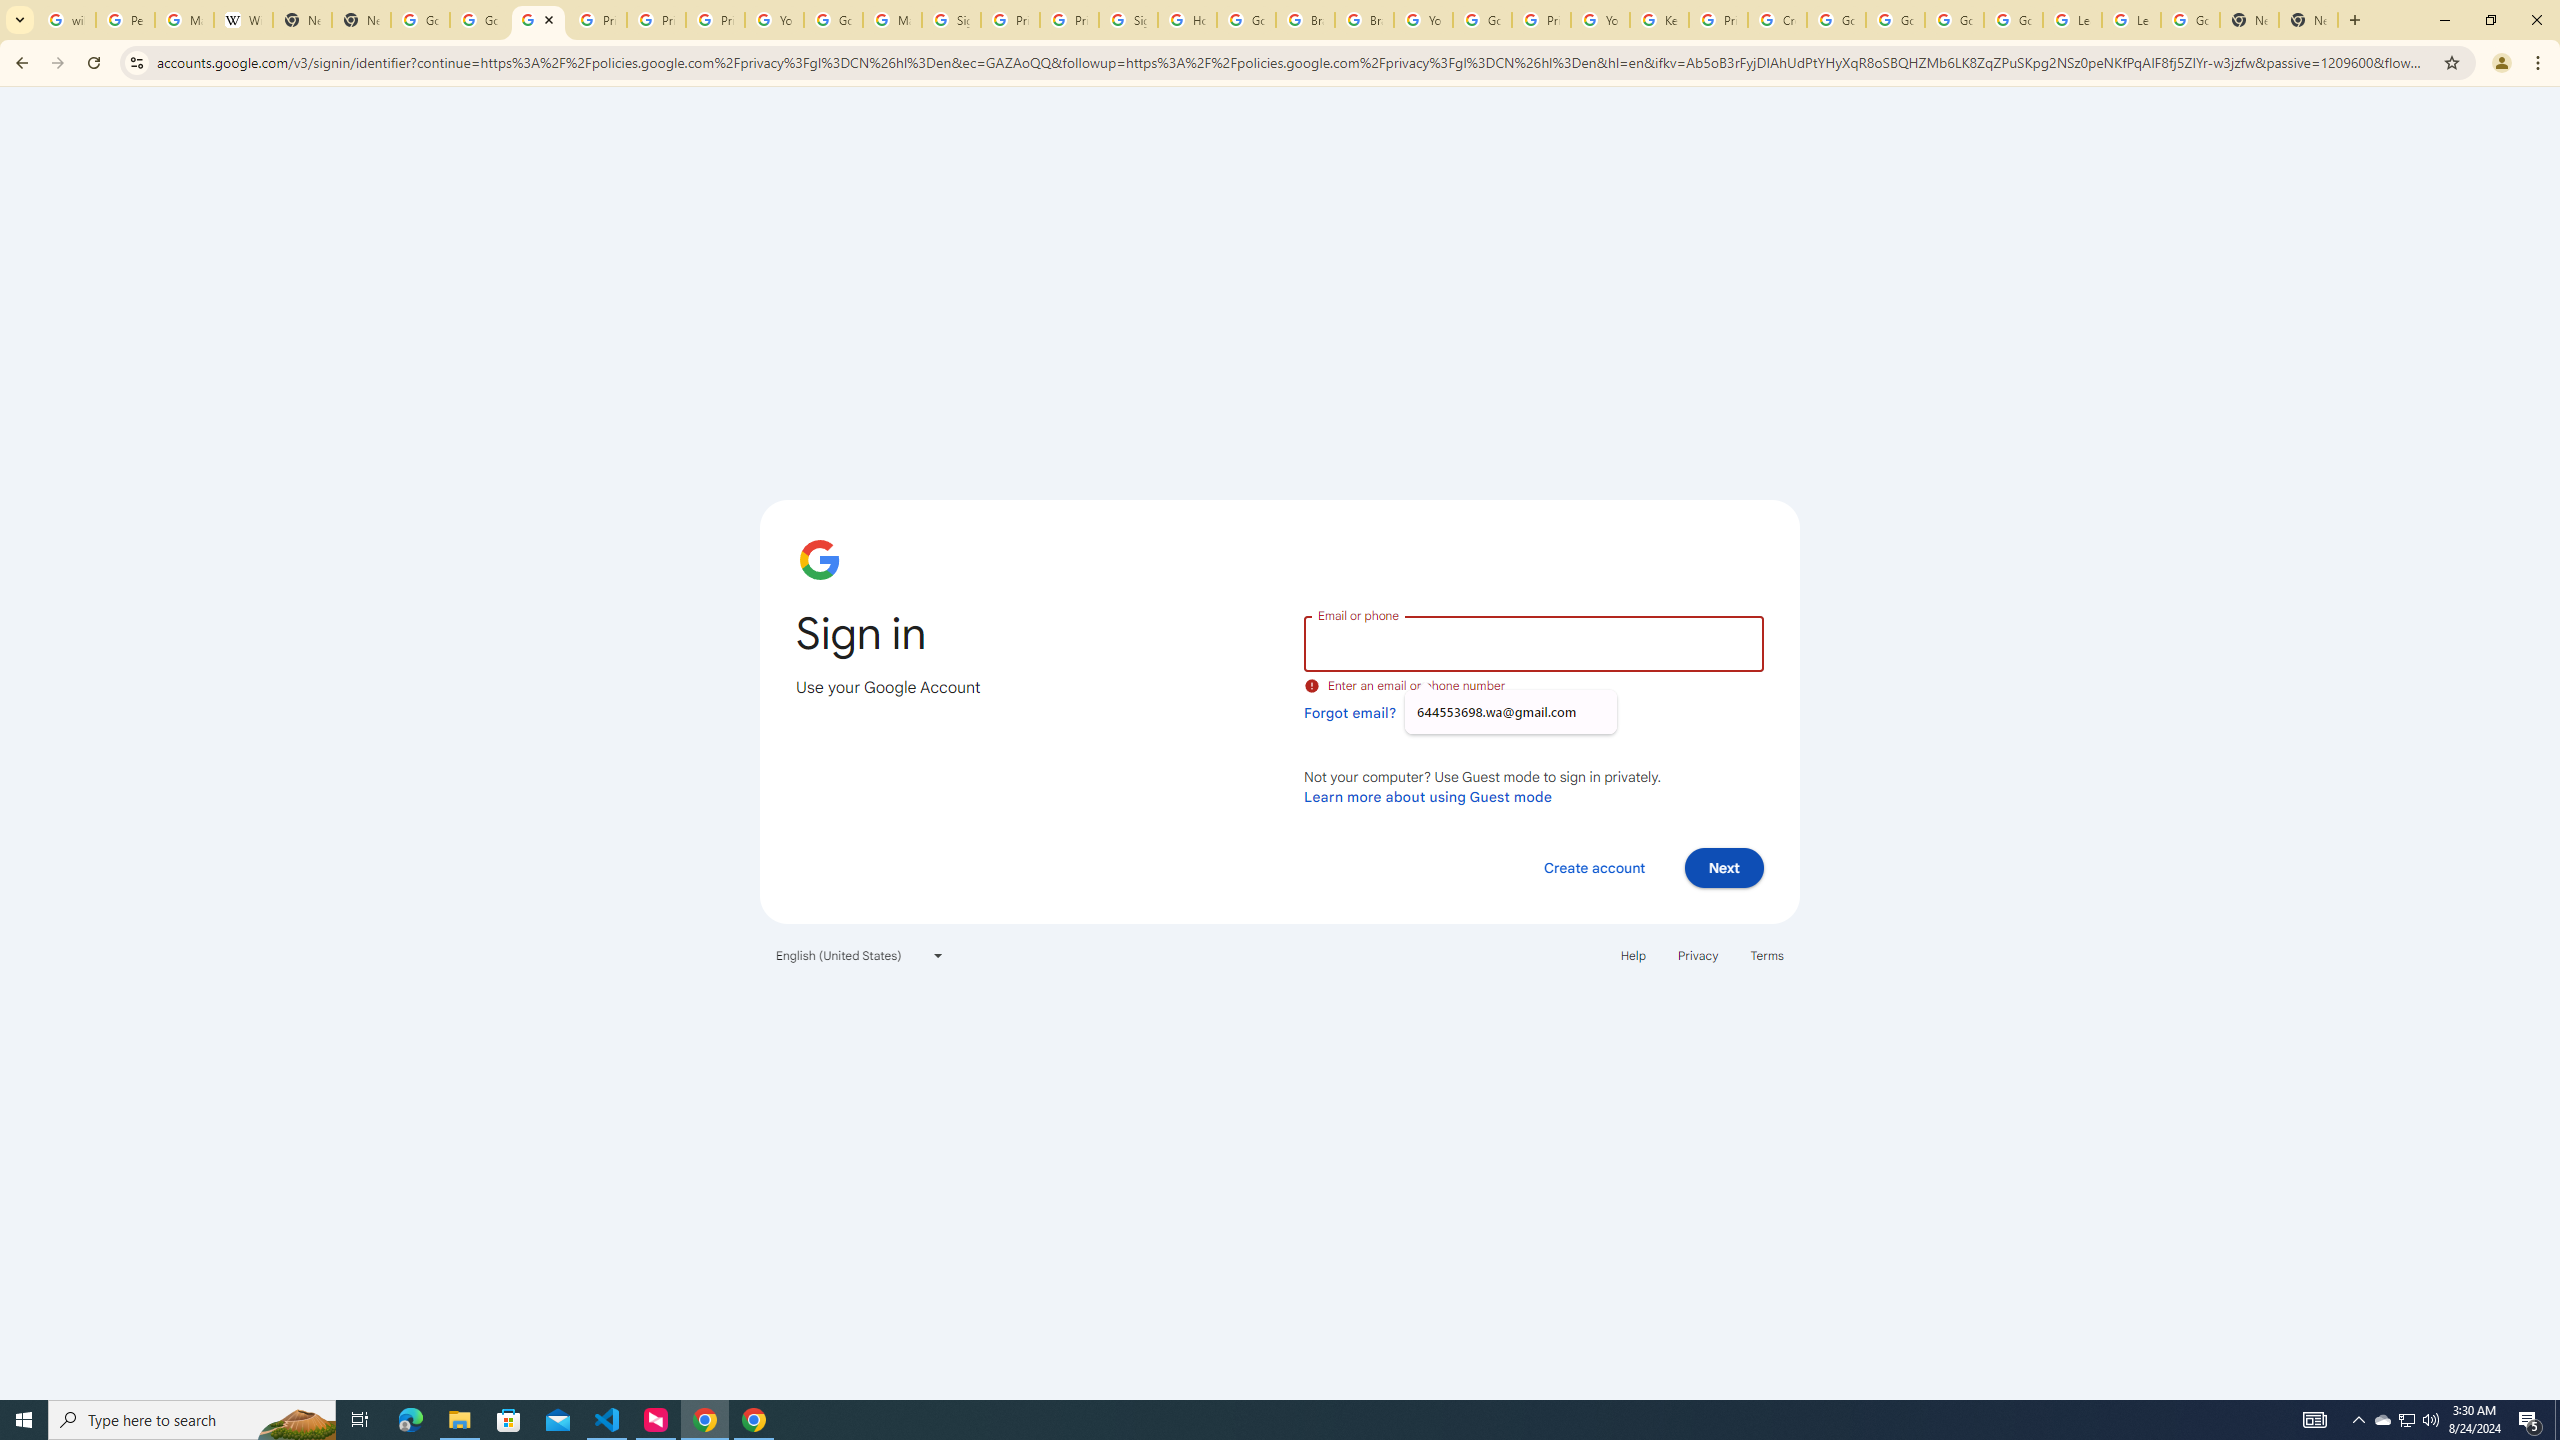  Describe the element at coordinates (2308, 19) in the screenshot. I see `'New Tab'` at that location.